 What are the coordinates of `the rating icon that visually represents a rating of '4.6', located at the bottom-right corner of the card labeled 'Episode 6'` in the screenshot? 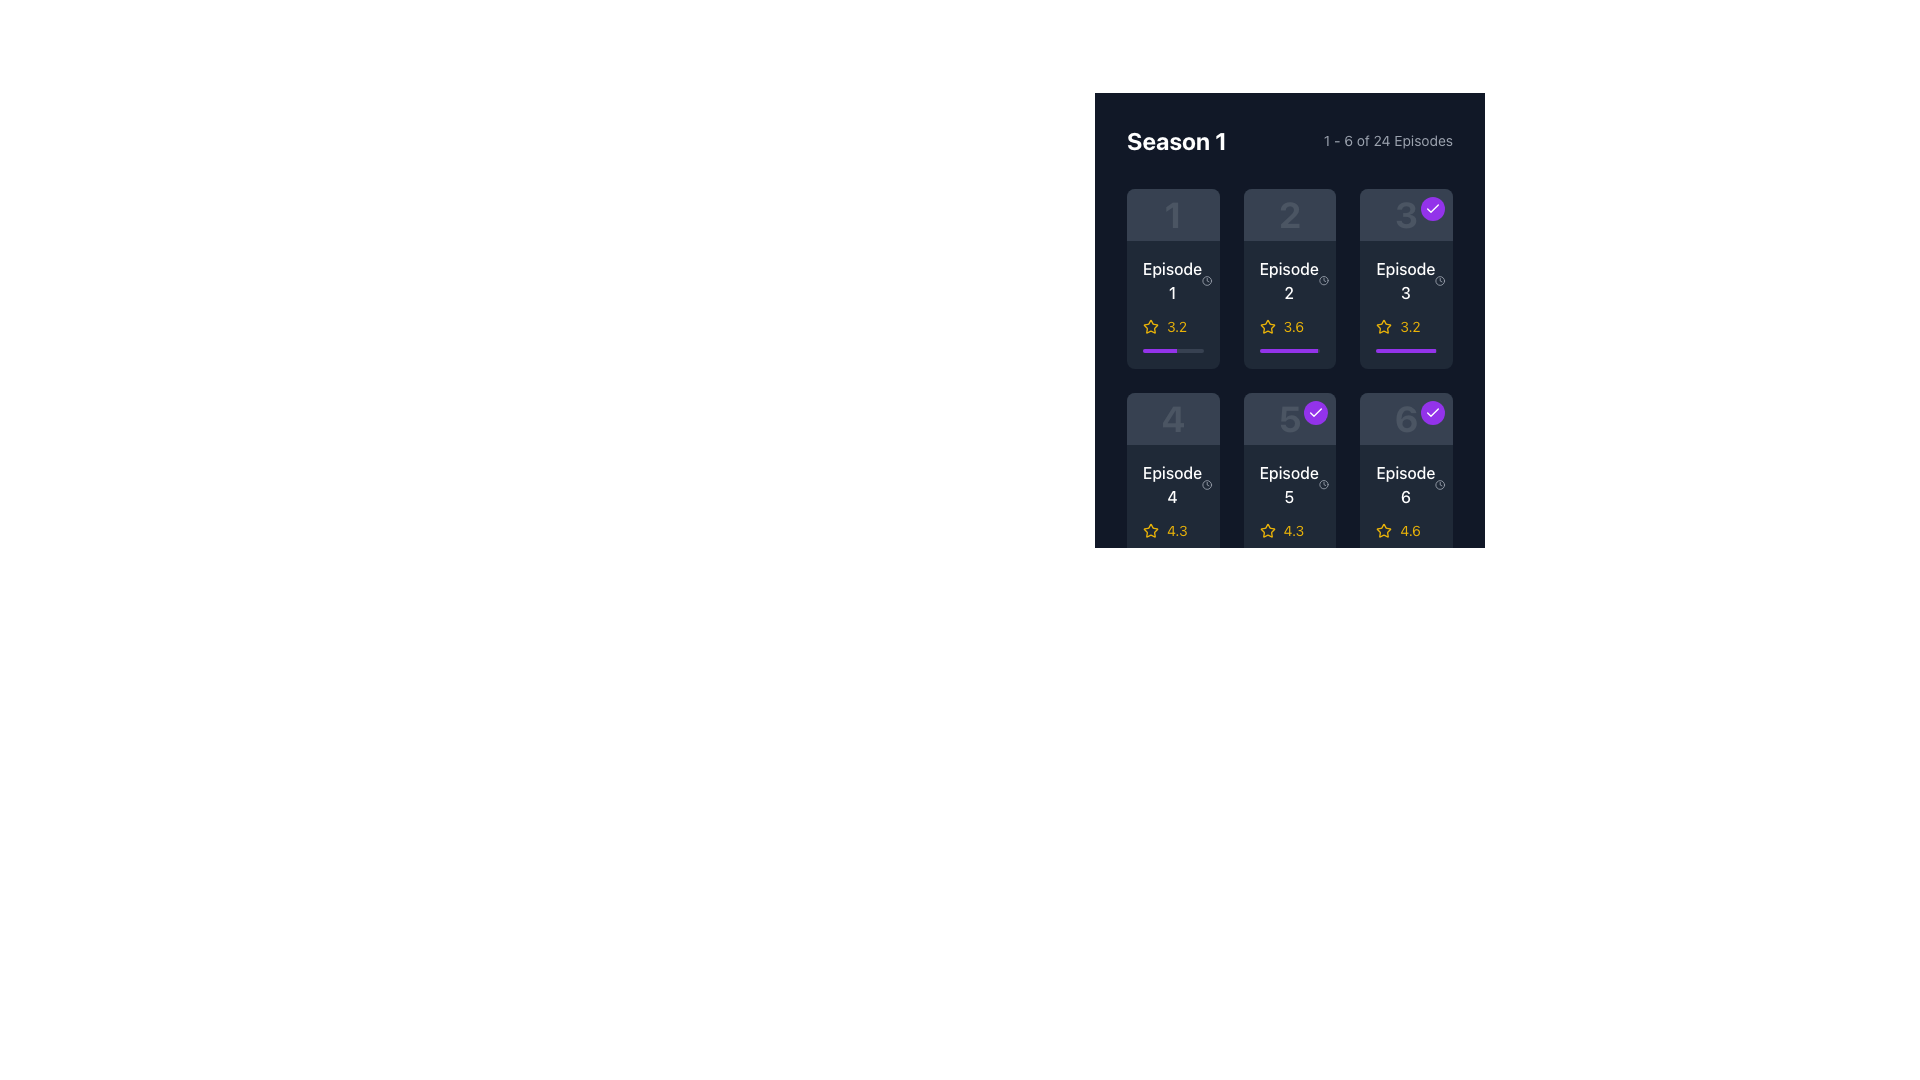 It's located at (1383, 530).